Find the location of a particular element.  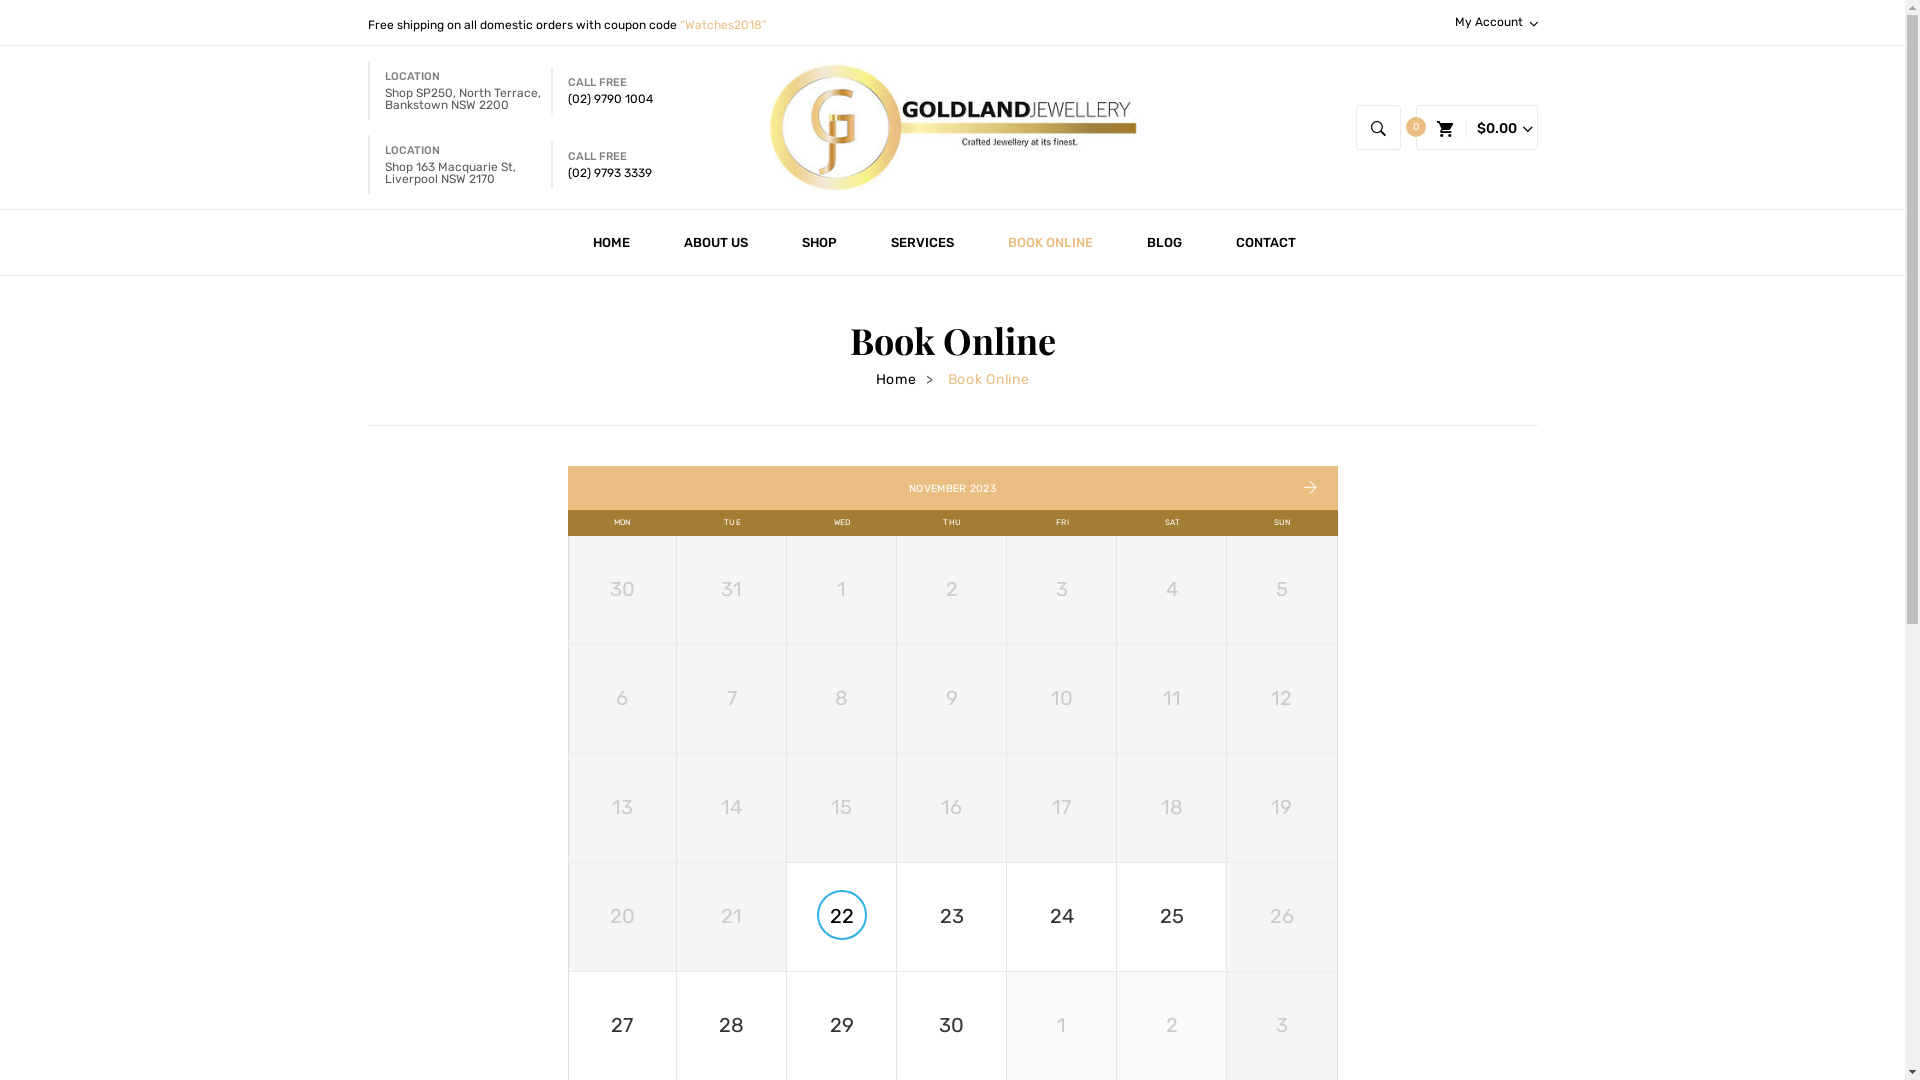

'SERVICES' is located at coordinates (921, 241).